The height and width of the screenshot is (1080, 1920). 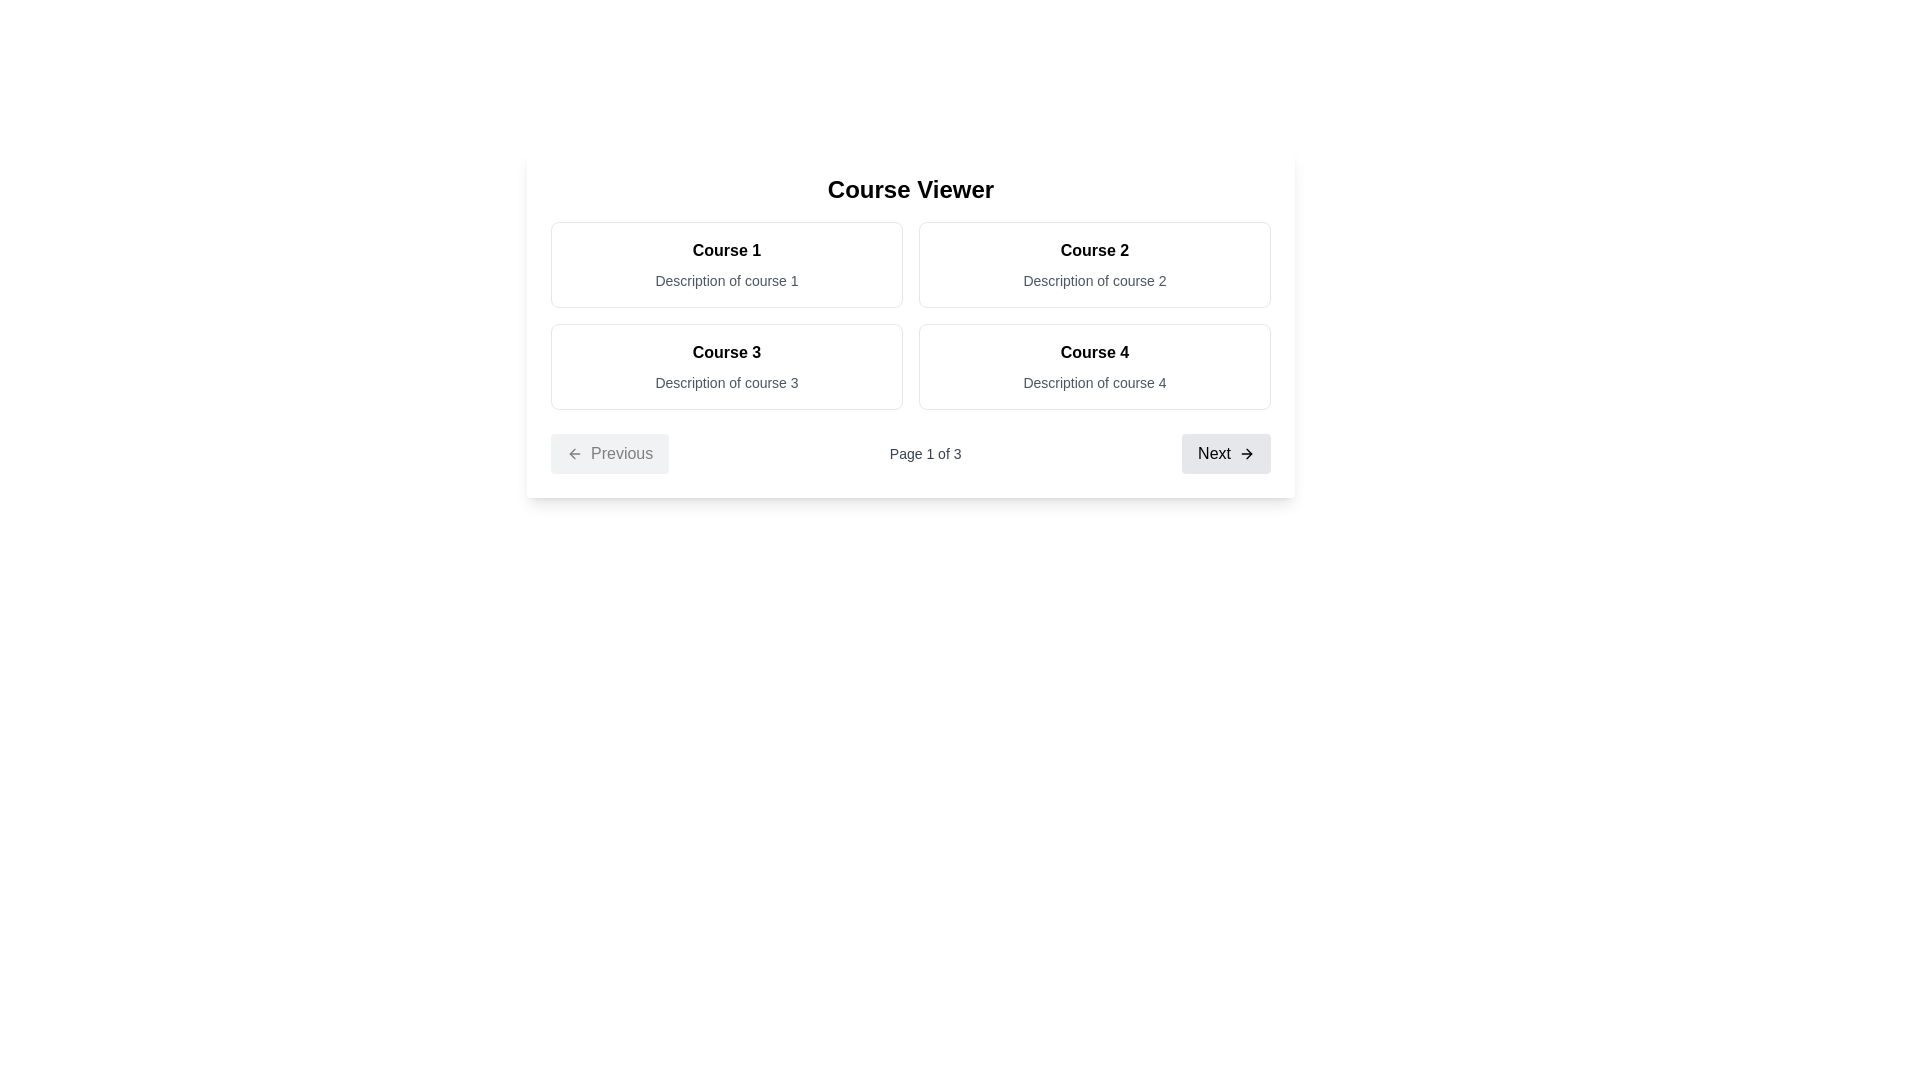 What do you see at coordinates (1213, 454) in the screenshot?
I see `the 'Next' button text label that indicates users can proceed to the next page, located towards the bottom-right of the page` at bounding box center [1213, 454].